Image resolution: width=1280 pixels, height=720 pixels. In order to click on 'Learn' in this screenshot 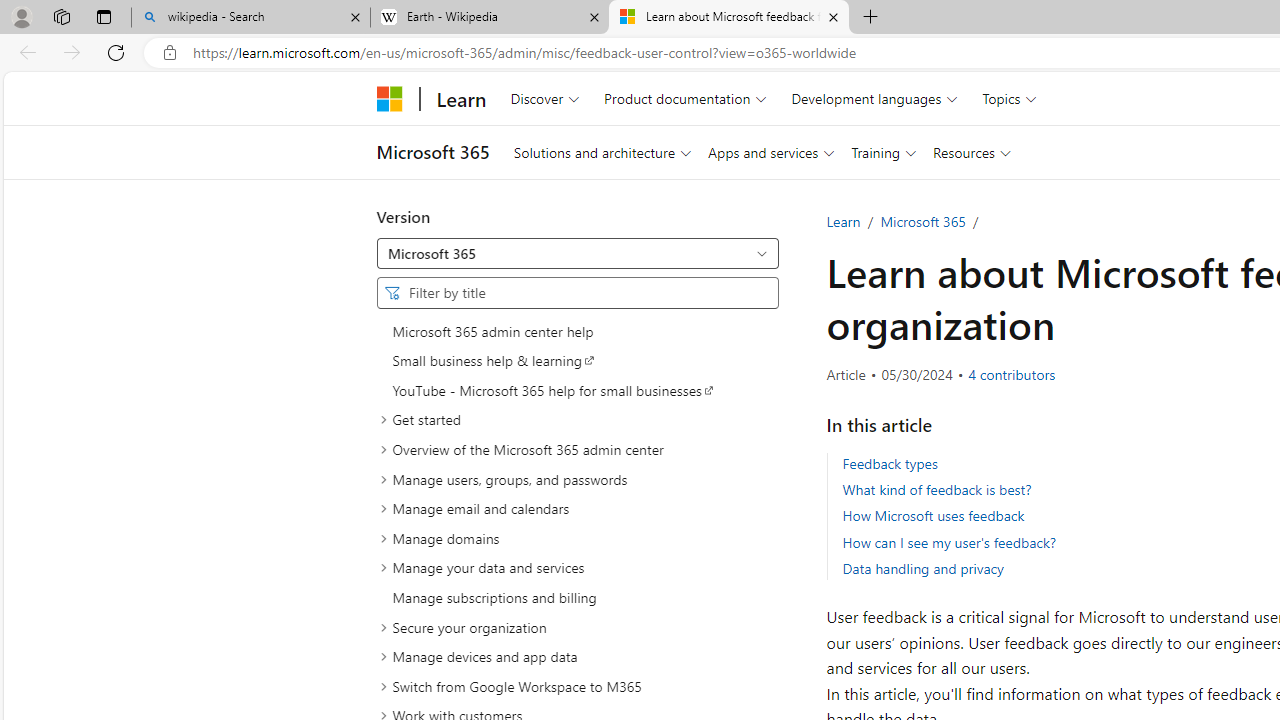, I will do `click(843, 221)`.